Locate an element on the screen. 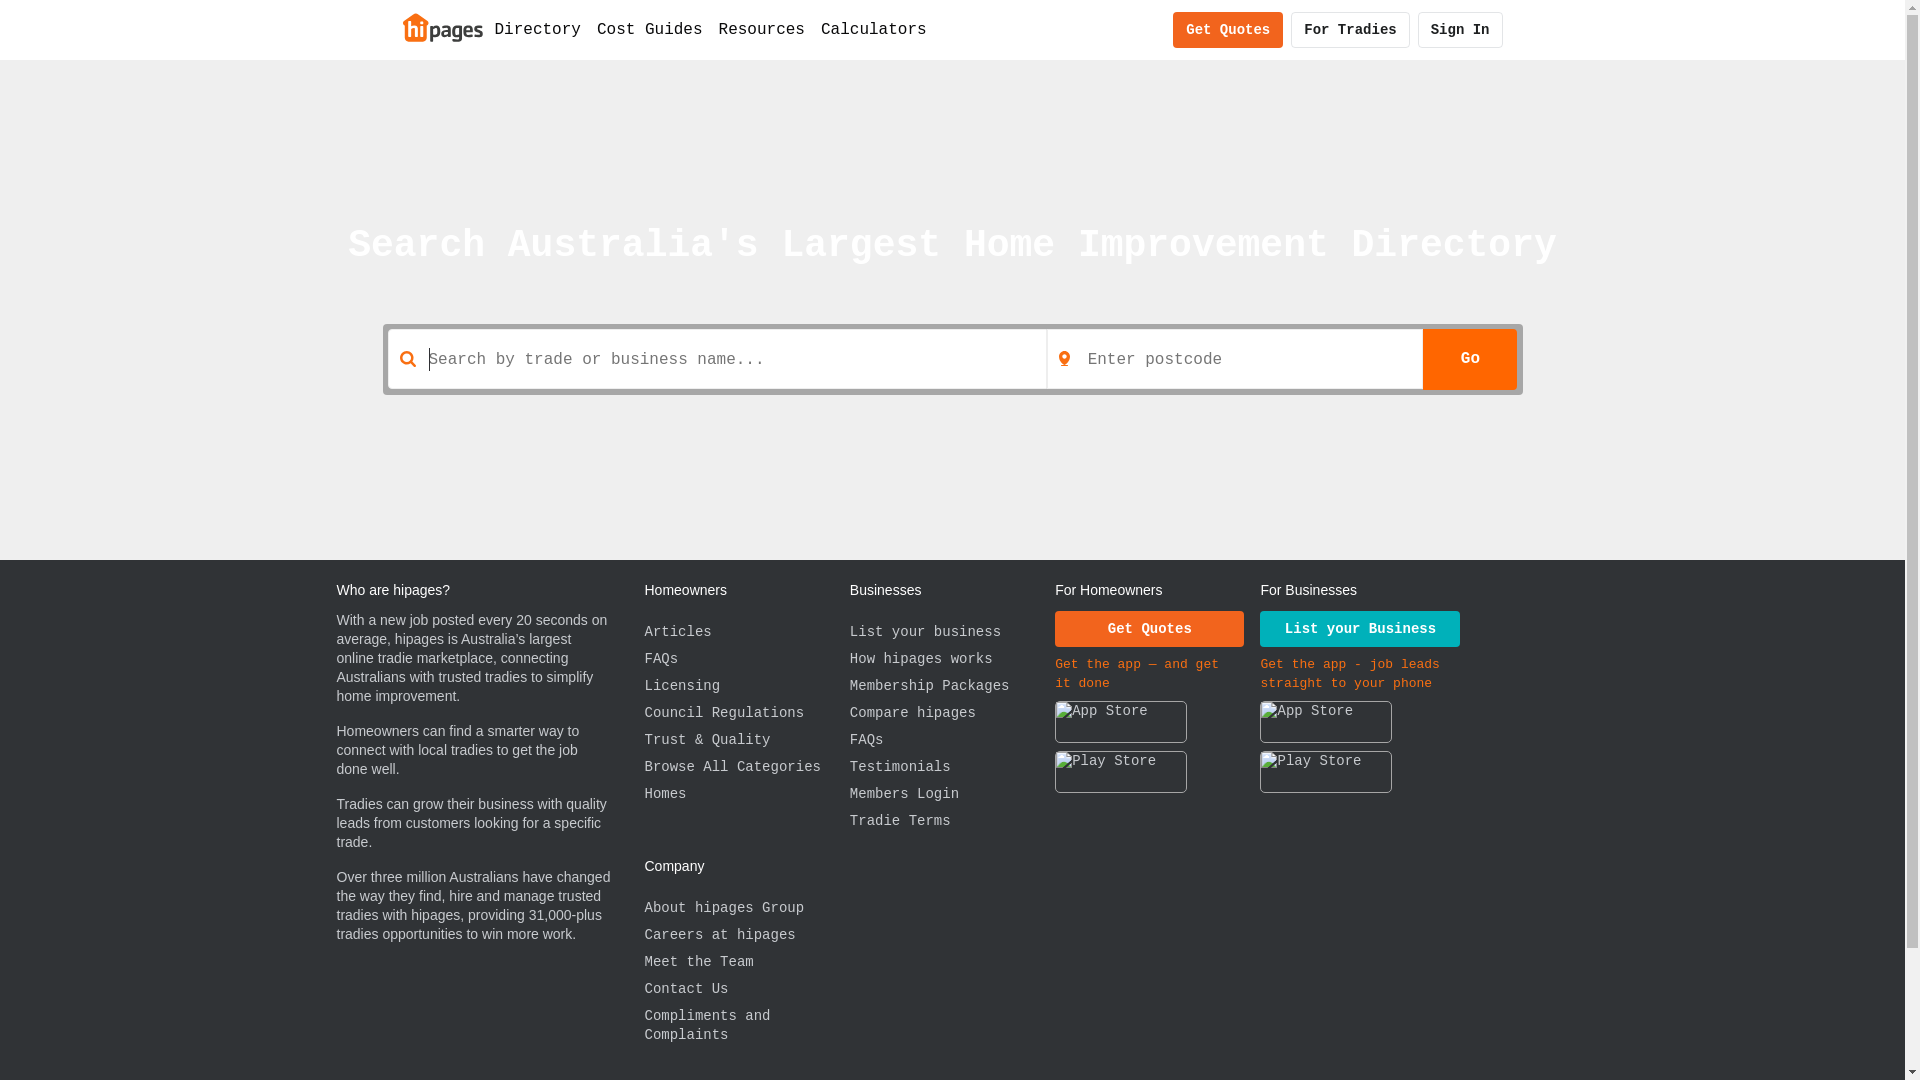 The width and height of the screenshot is (1920, 1080). 'About hipages Group' is located at coordinates (643, 908).